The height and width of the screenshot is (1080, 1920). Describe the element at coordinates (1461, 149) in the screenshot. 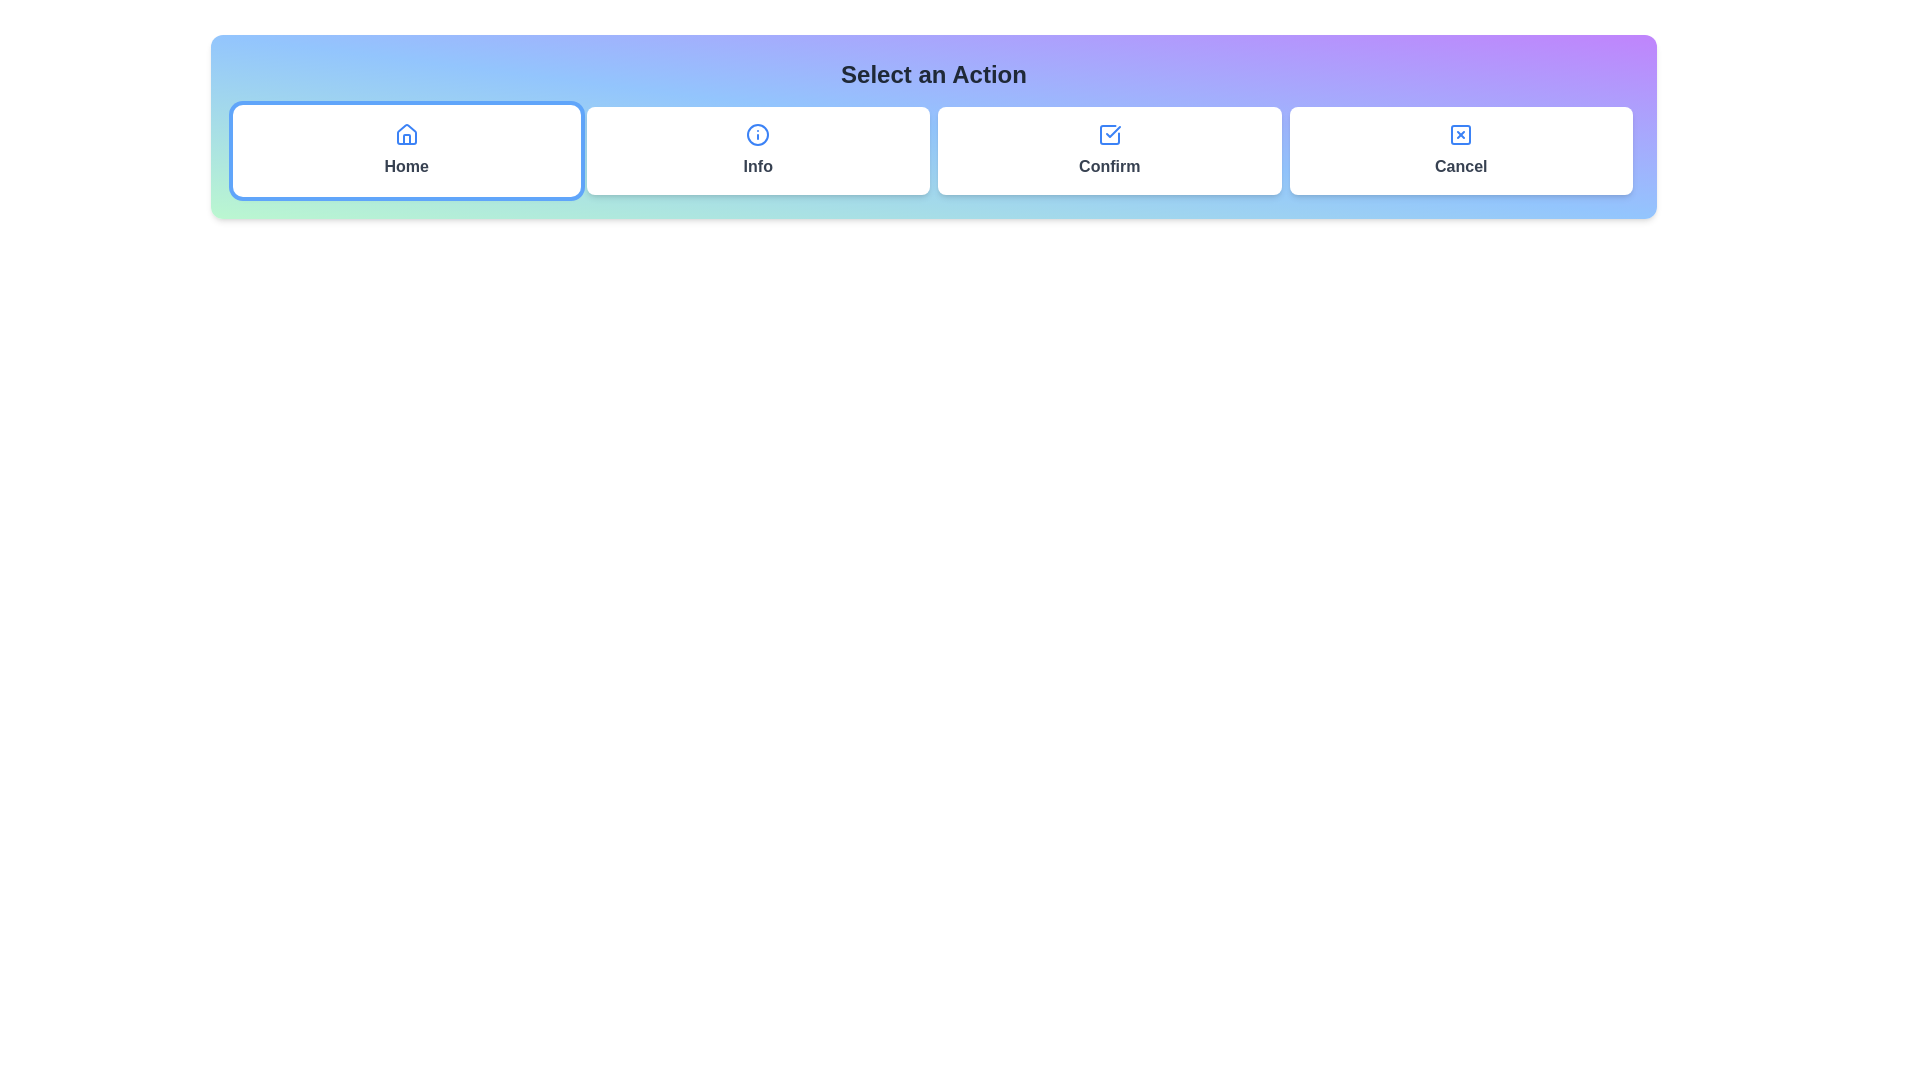

I see `the Cancel button to change the active icon` at that location.